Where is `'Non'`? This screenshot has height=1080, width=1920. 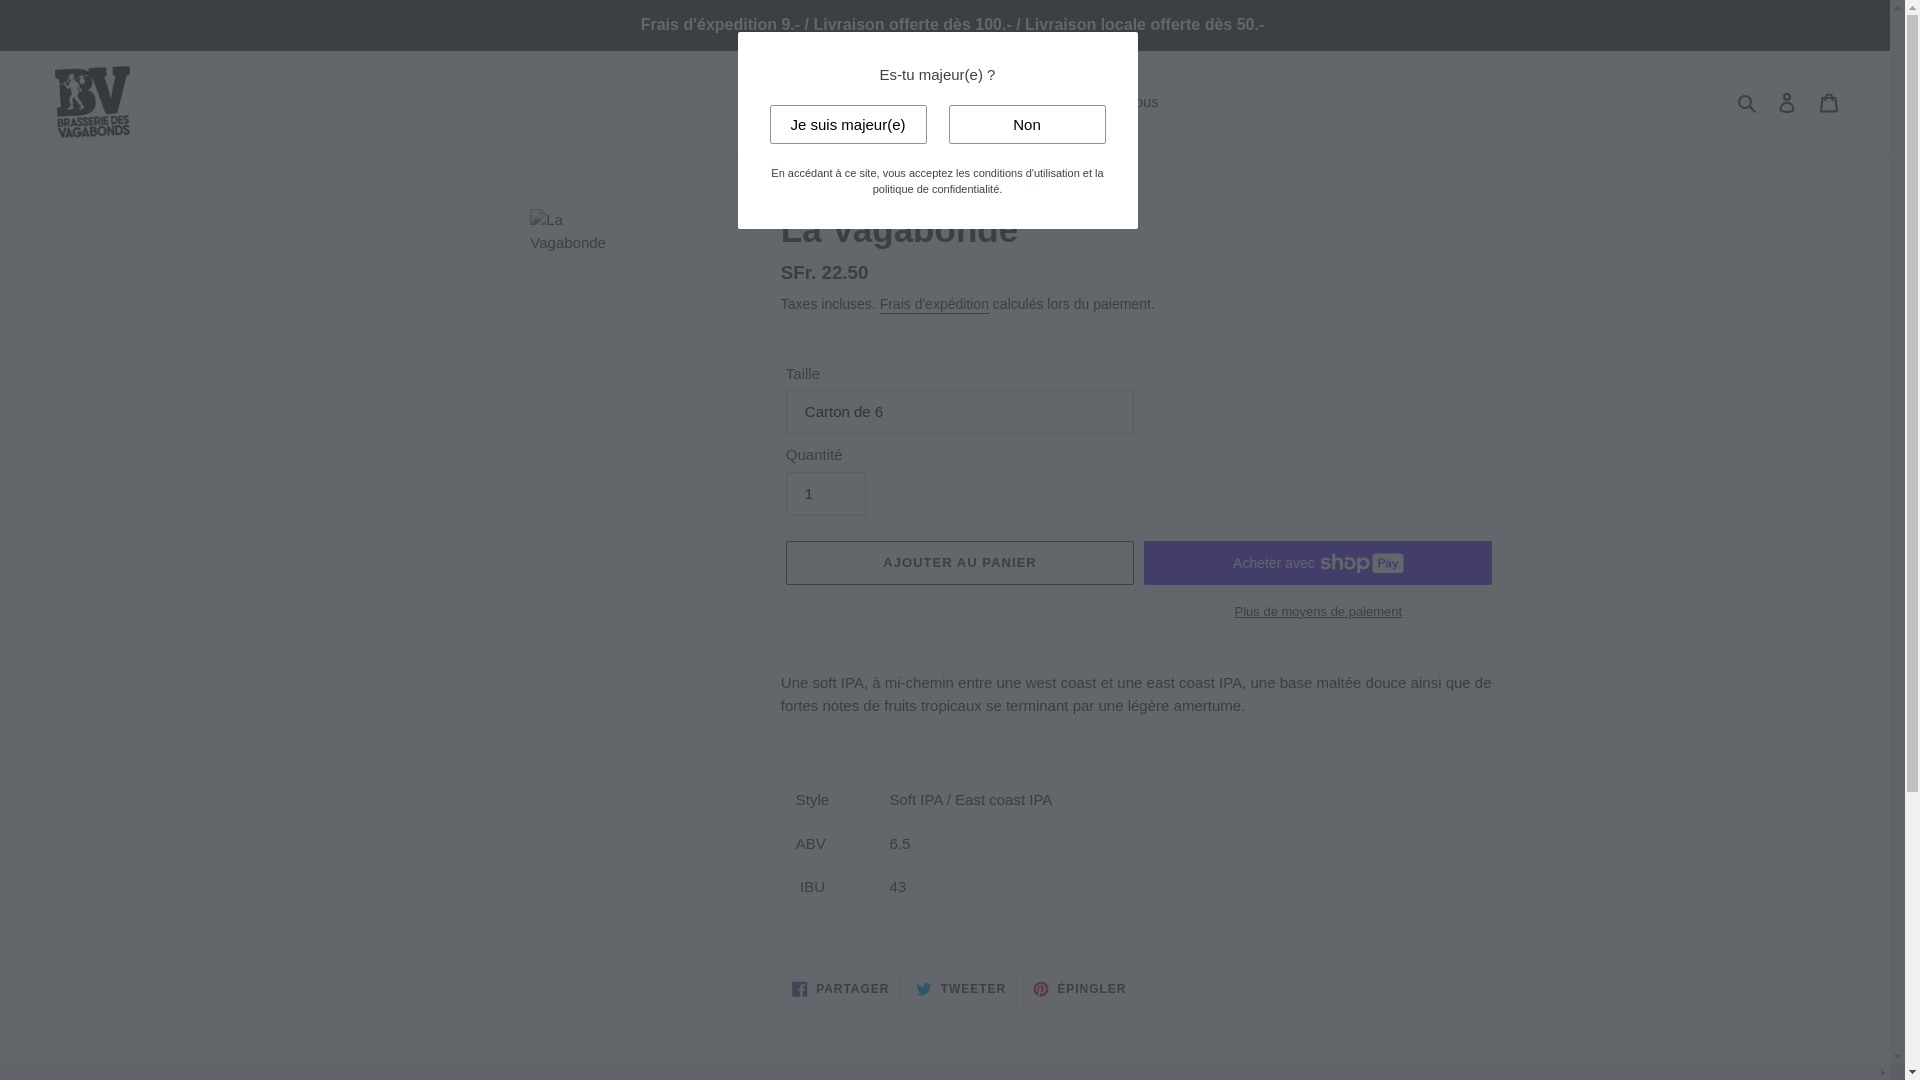 'Non' is located at coordinates (1026, 124).